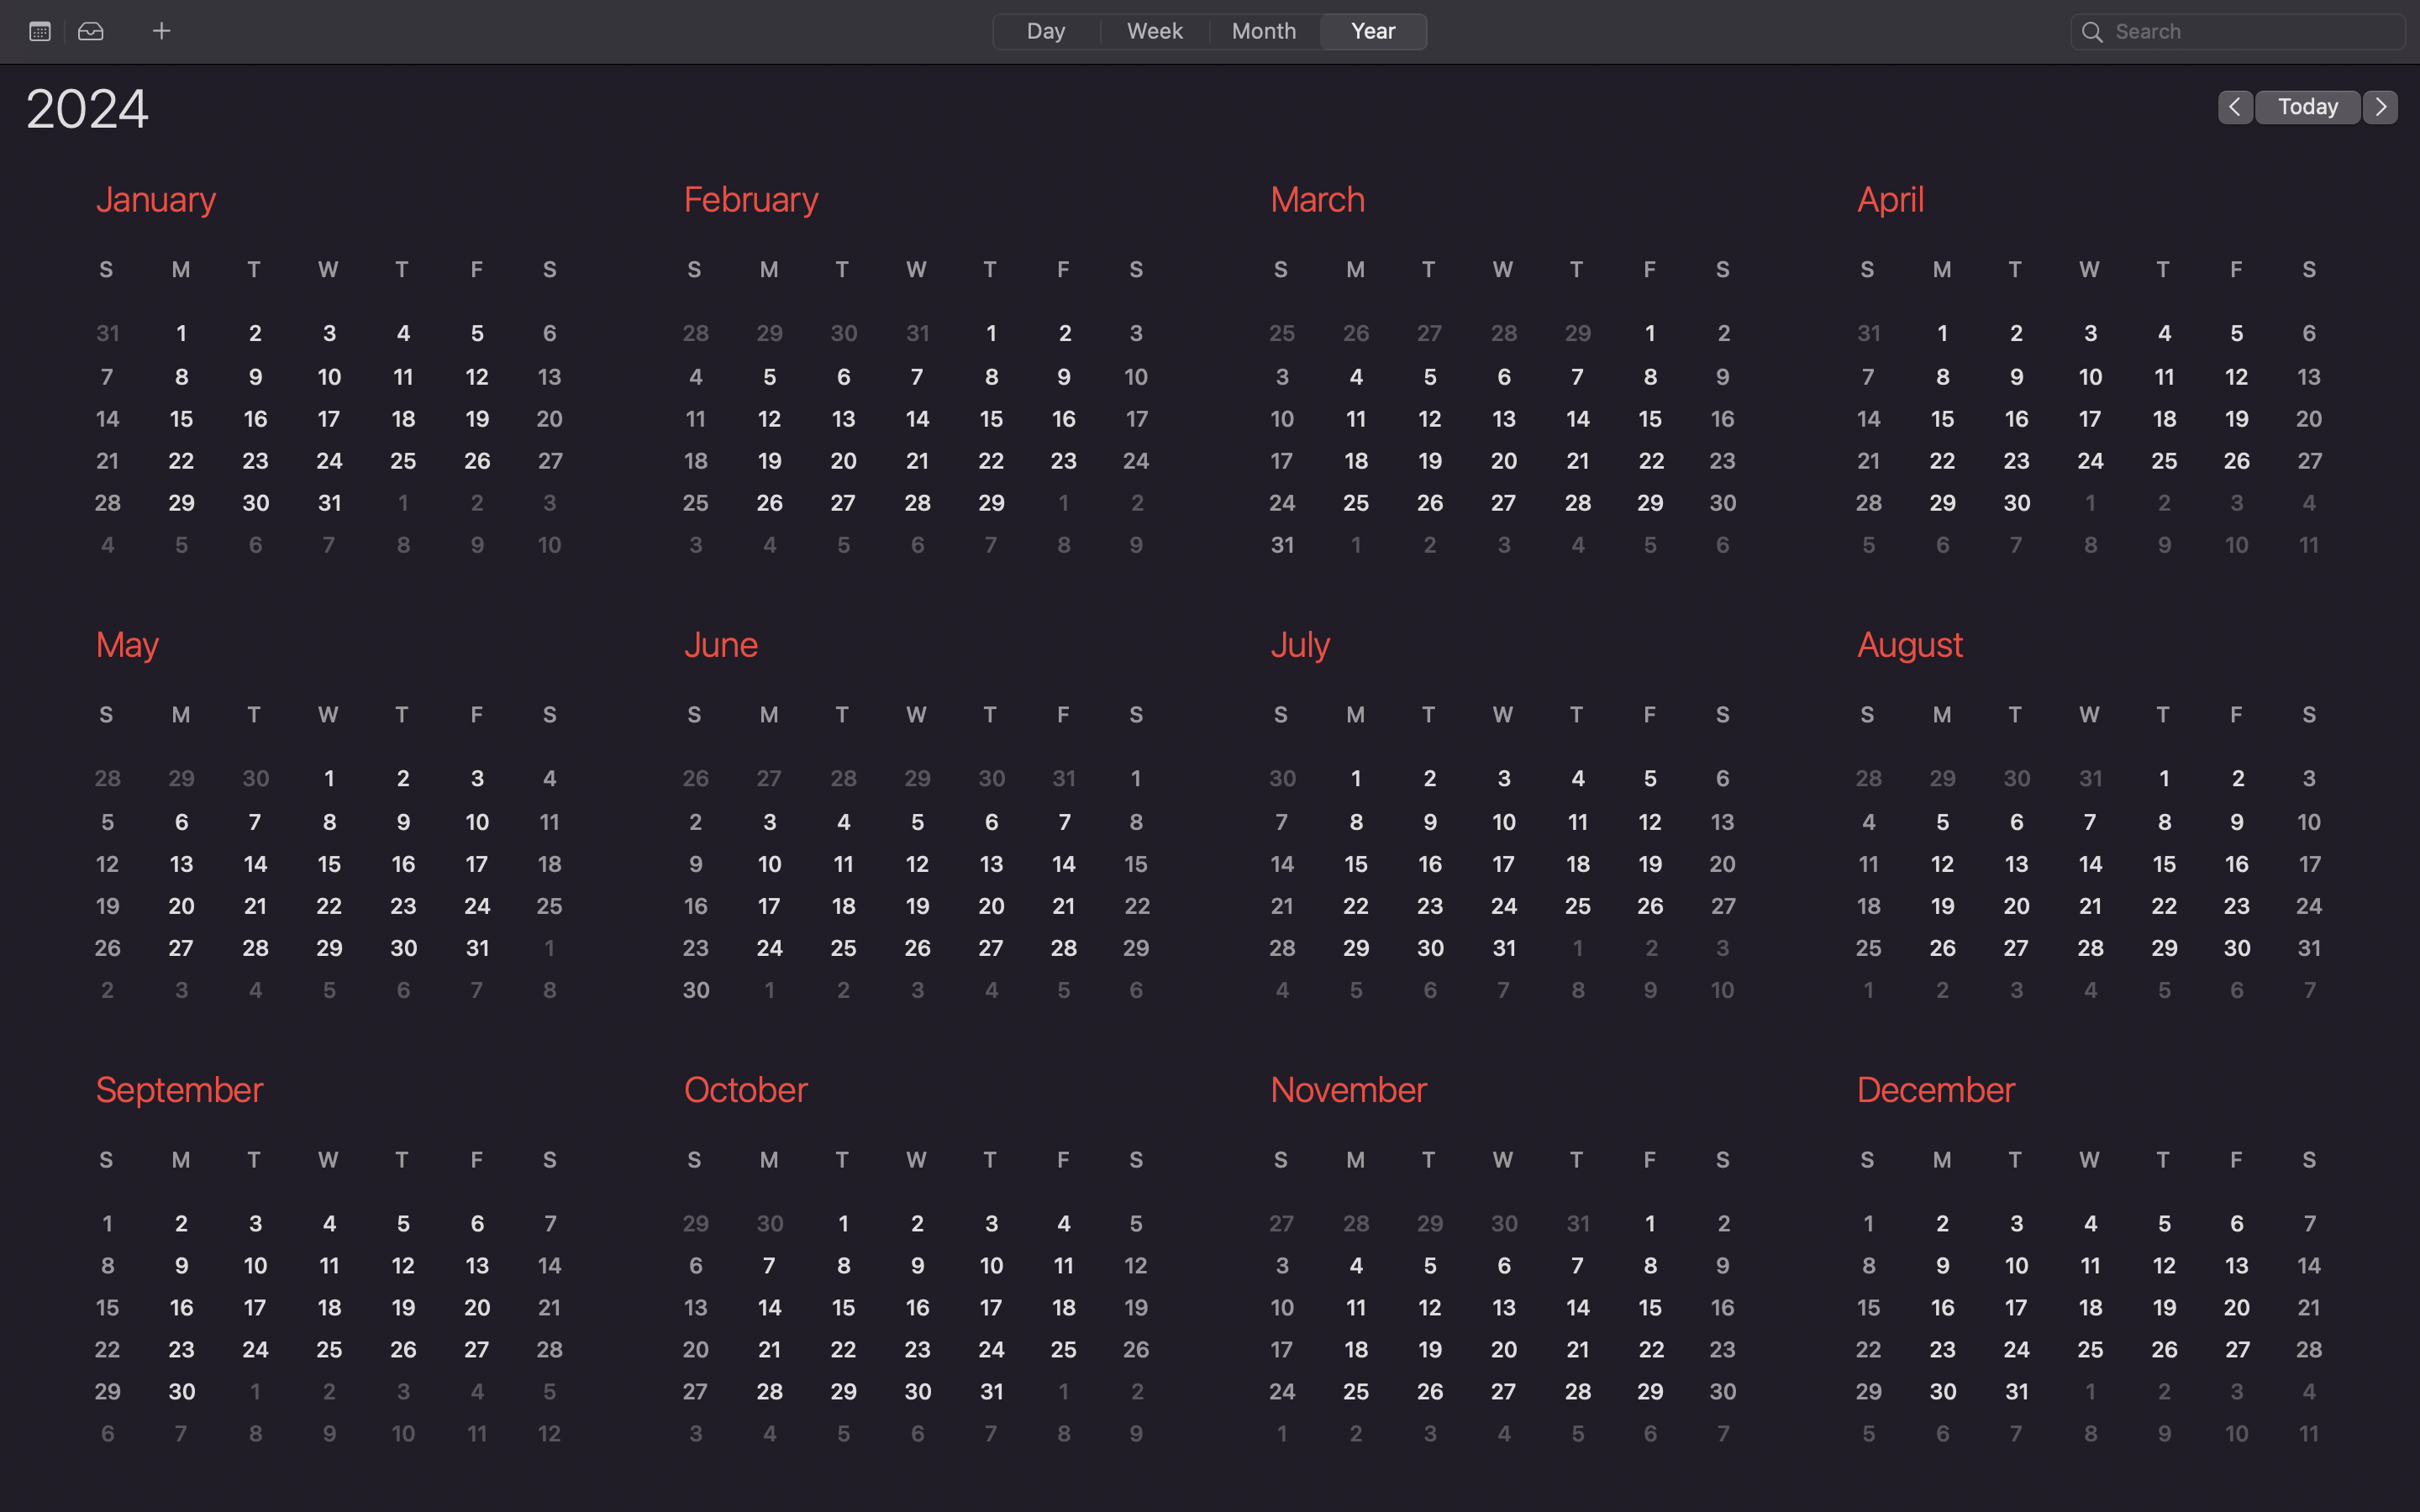 Image resolution: width=2420 pixels, height=1512 pixels. Describe the element at coordinates (1491, 385) in the screenshot. I see `Expand the March dates on the calendar by clicking on it` at that location.